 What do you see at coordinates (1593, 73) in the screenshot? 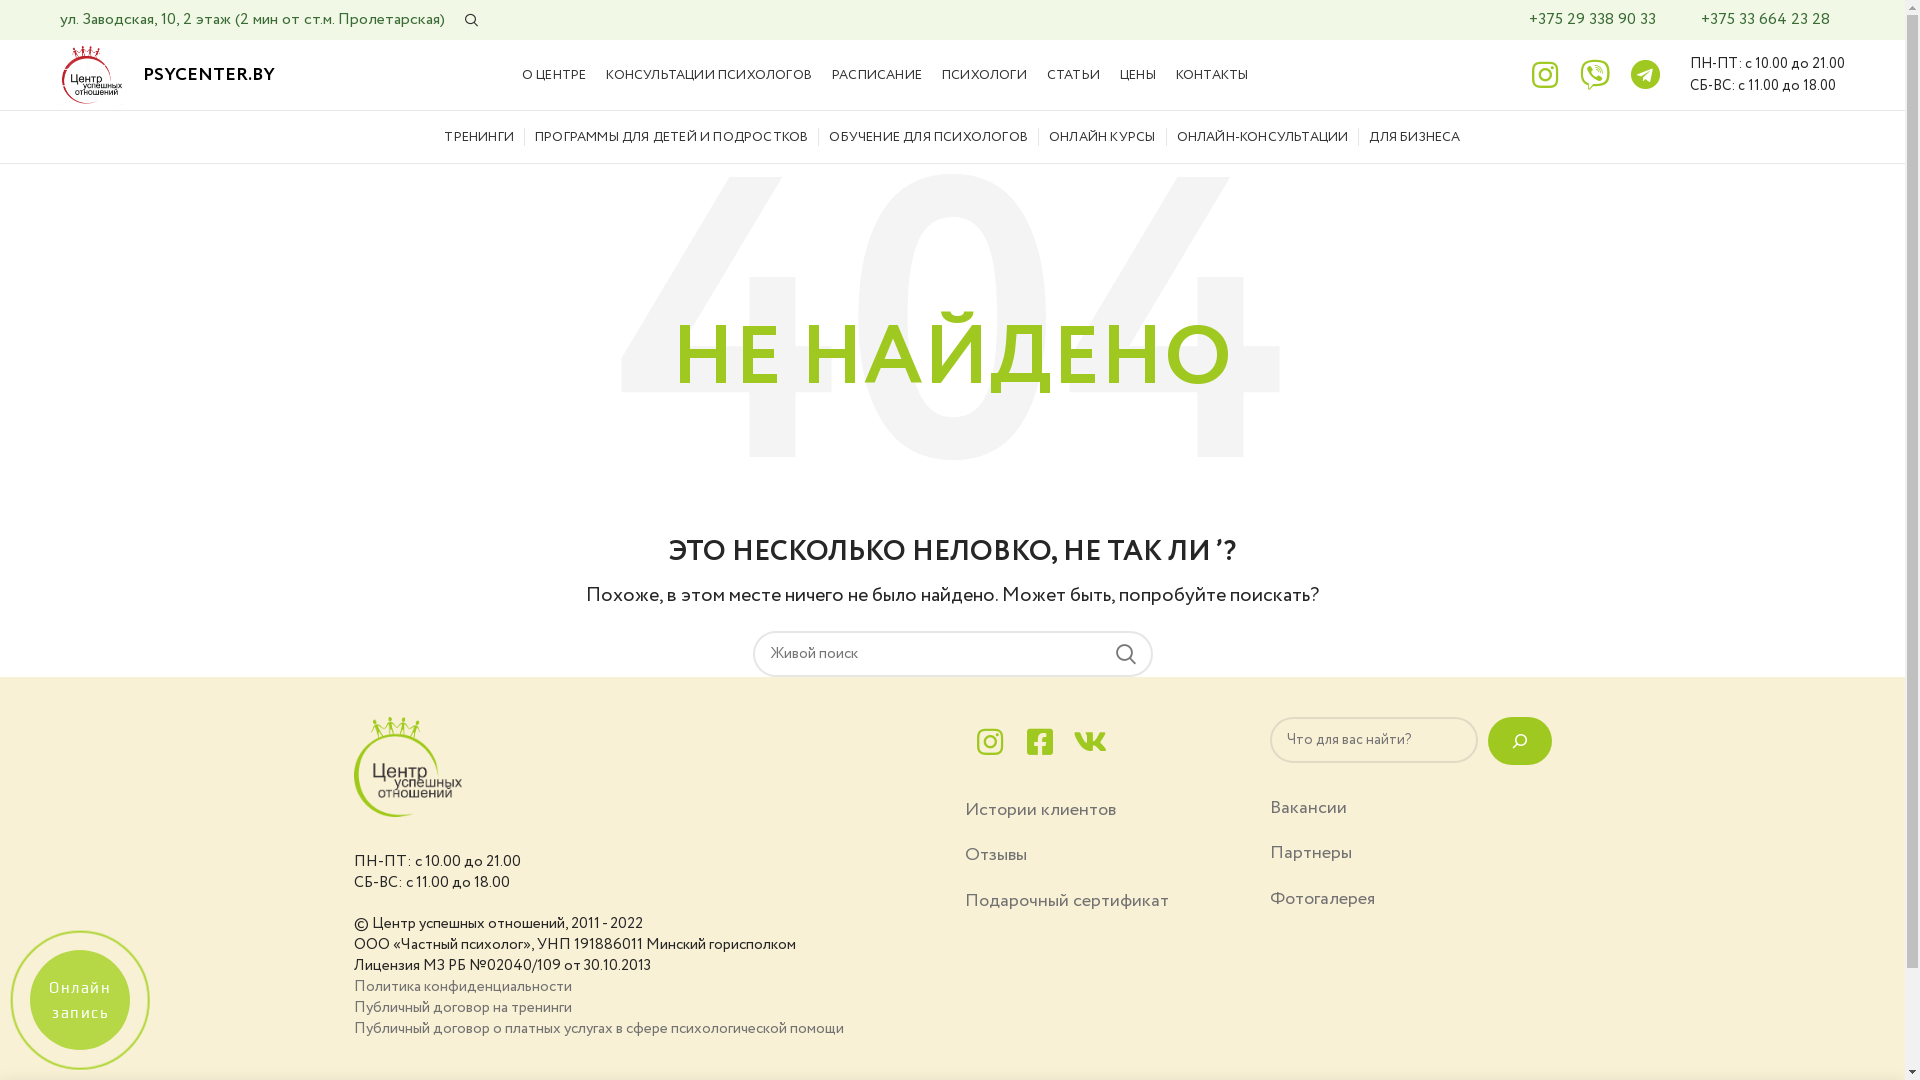
I see `'viber'` at bounding box center [1593, 73].